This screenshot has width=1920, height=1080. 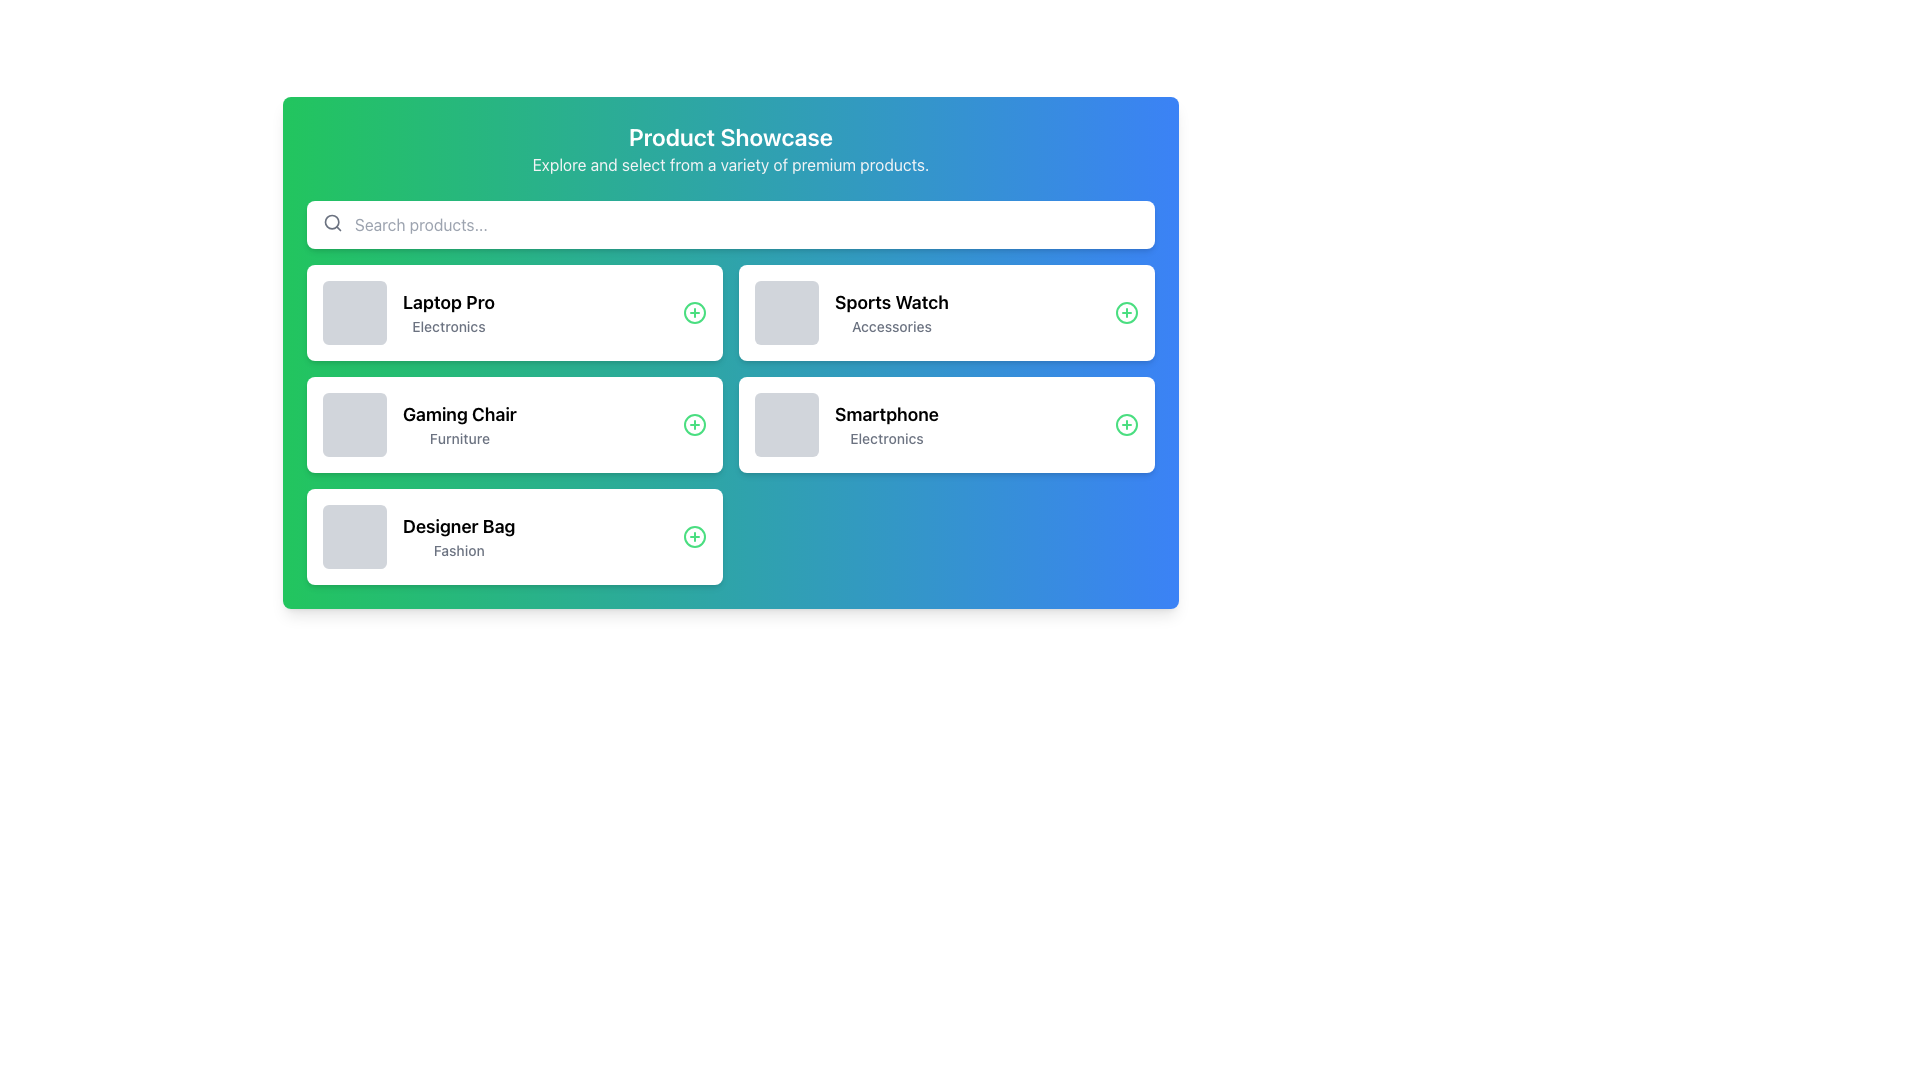 I want to click on text content of the 'Designer Bag' label, which is located in the last row of the first column in the product listing grid, below the 'Gaming Chair' card, so click(x=458, y=535).